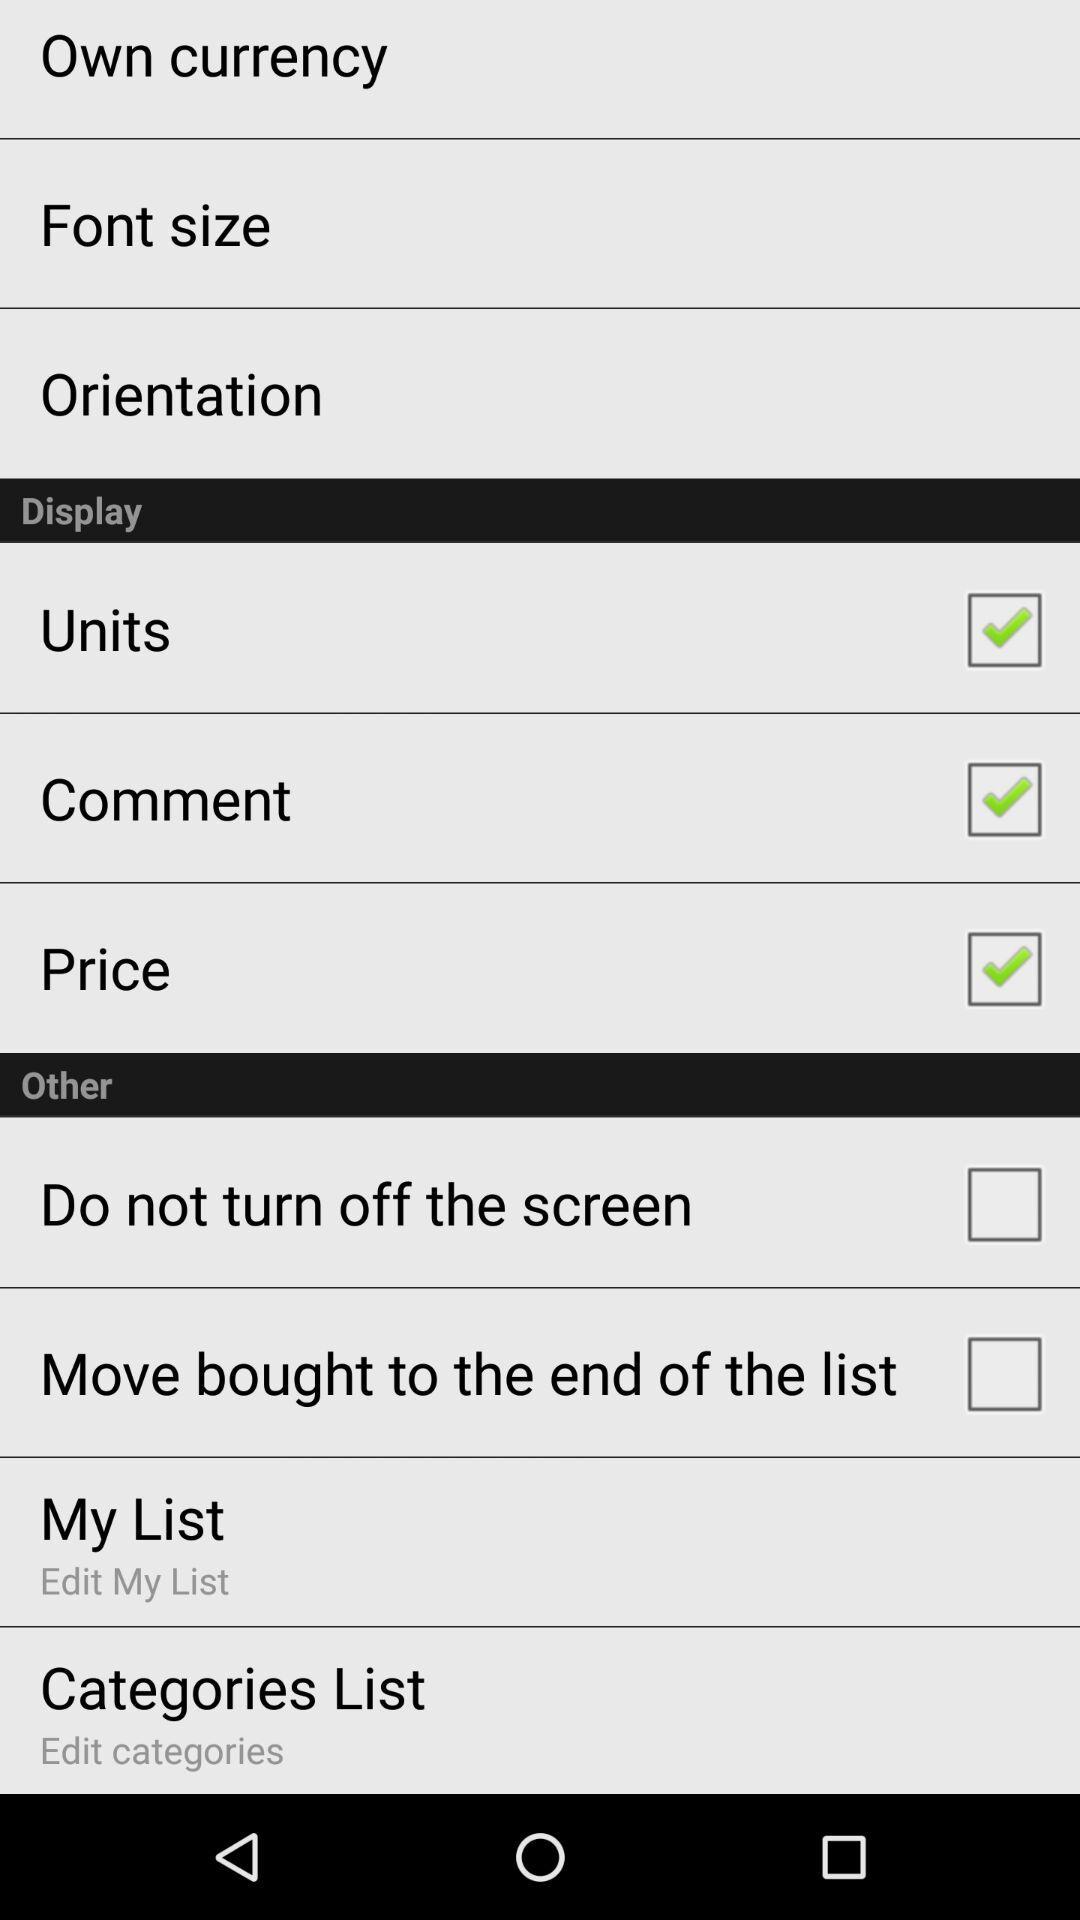 The width and height of the screenshot is (1080, 1920). What do you see at coordinates (105, 627) in the screenshot?
I see `app below display icon` at bounding box center [105, 627].